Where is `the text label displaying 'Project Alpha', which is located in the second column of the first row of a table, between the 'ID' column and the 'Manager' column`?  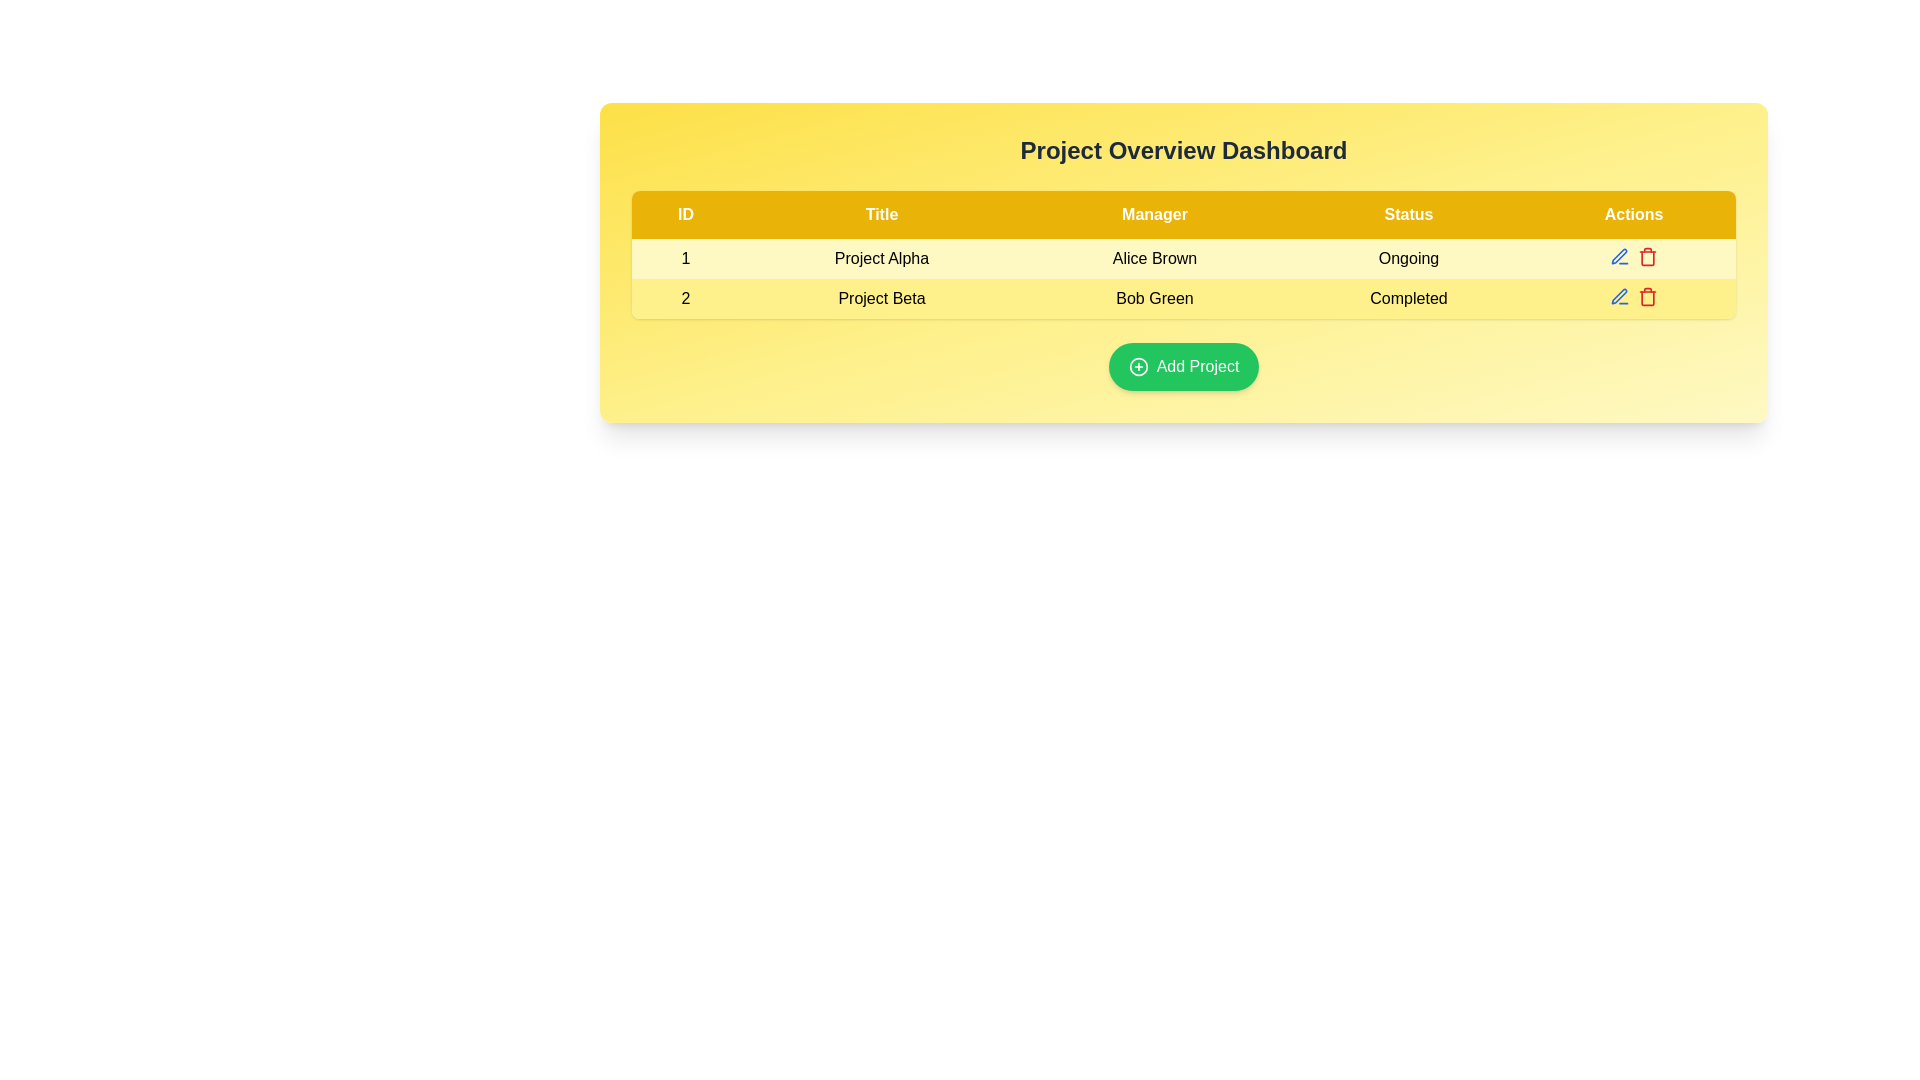
the text label displaying 'Project Alpha', which is located in the second column of the first row of a table, between the 'ID' column and the 'Manager' column is located at coordinates (881, 257).